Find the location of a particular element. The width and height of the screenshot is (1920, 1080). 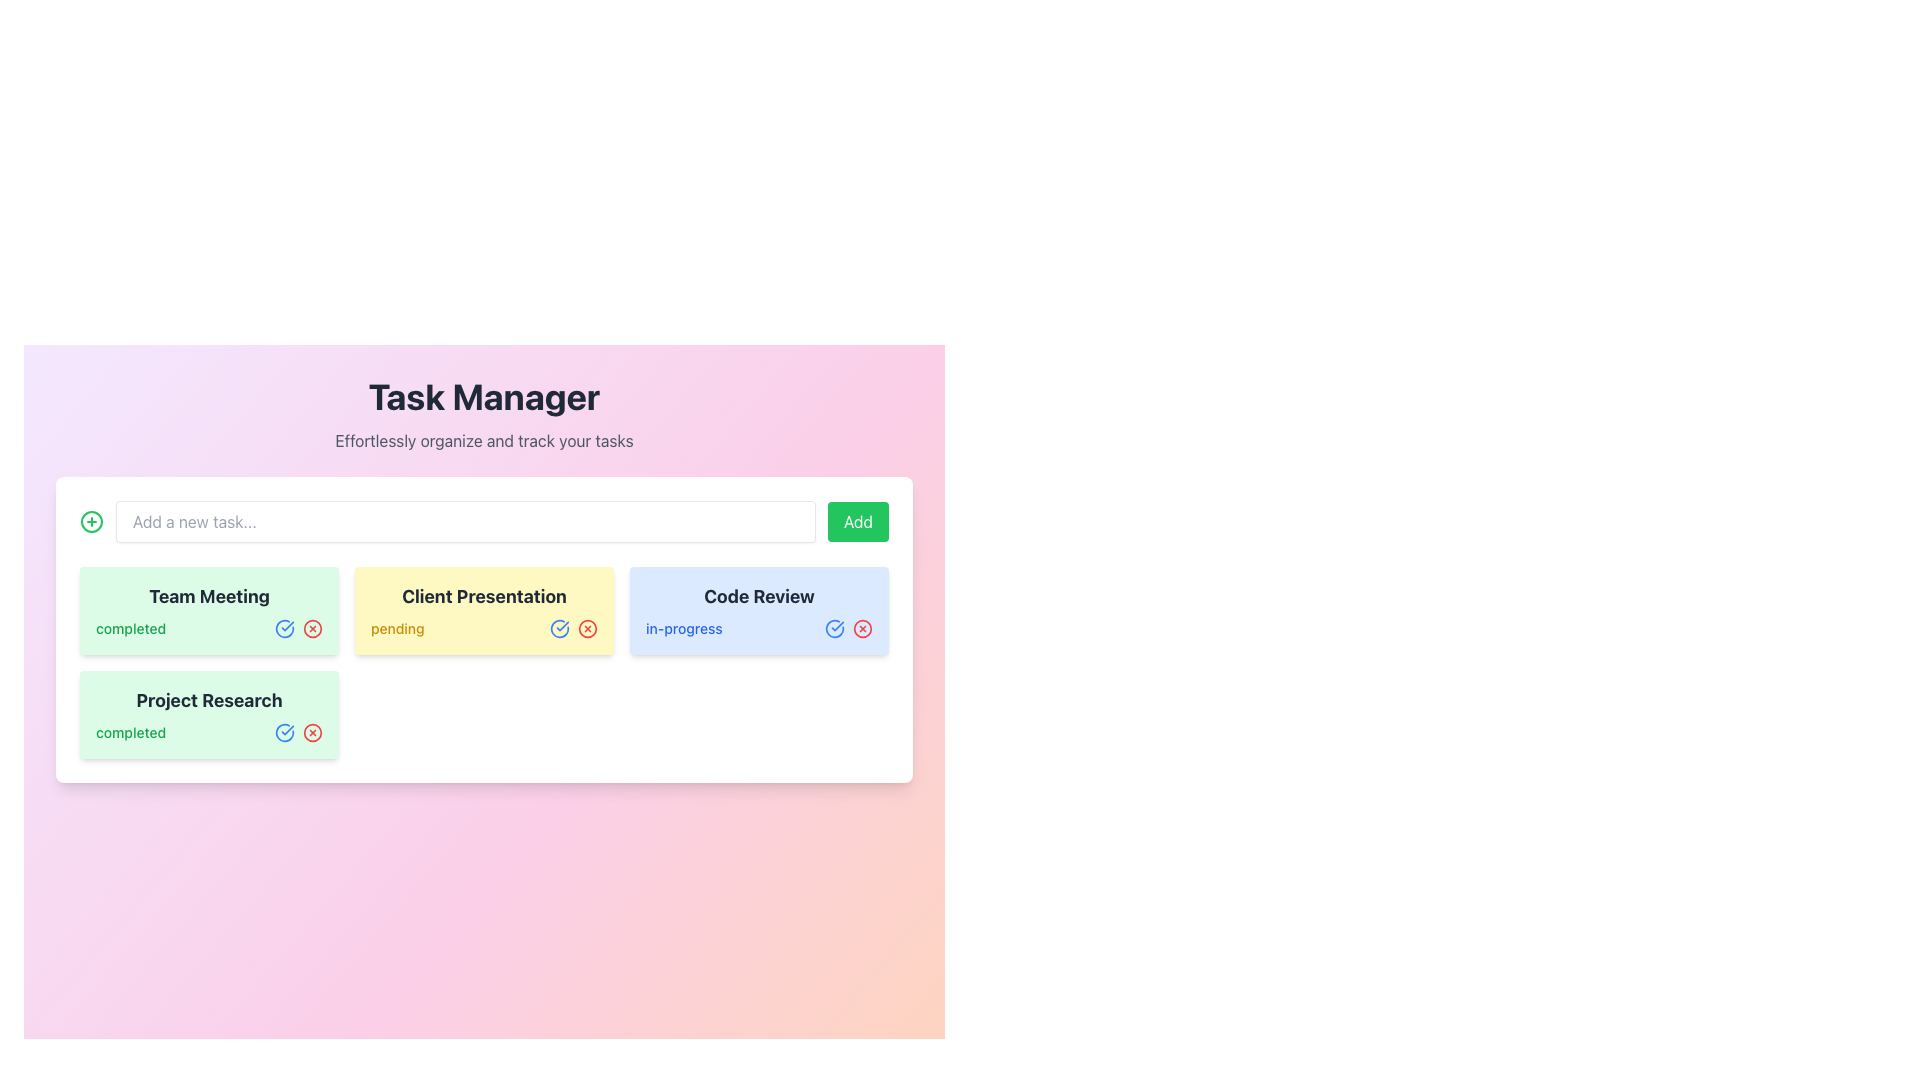

the text label that displays the content 'Effortlessly organize and track your tasks', which is styled in light gray and is located centrally below the 'Task Manager' heading is located at coordinates (484, 439).